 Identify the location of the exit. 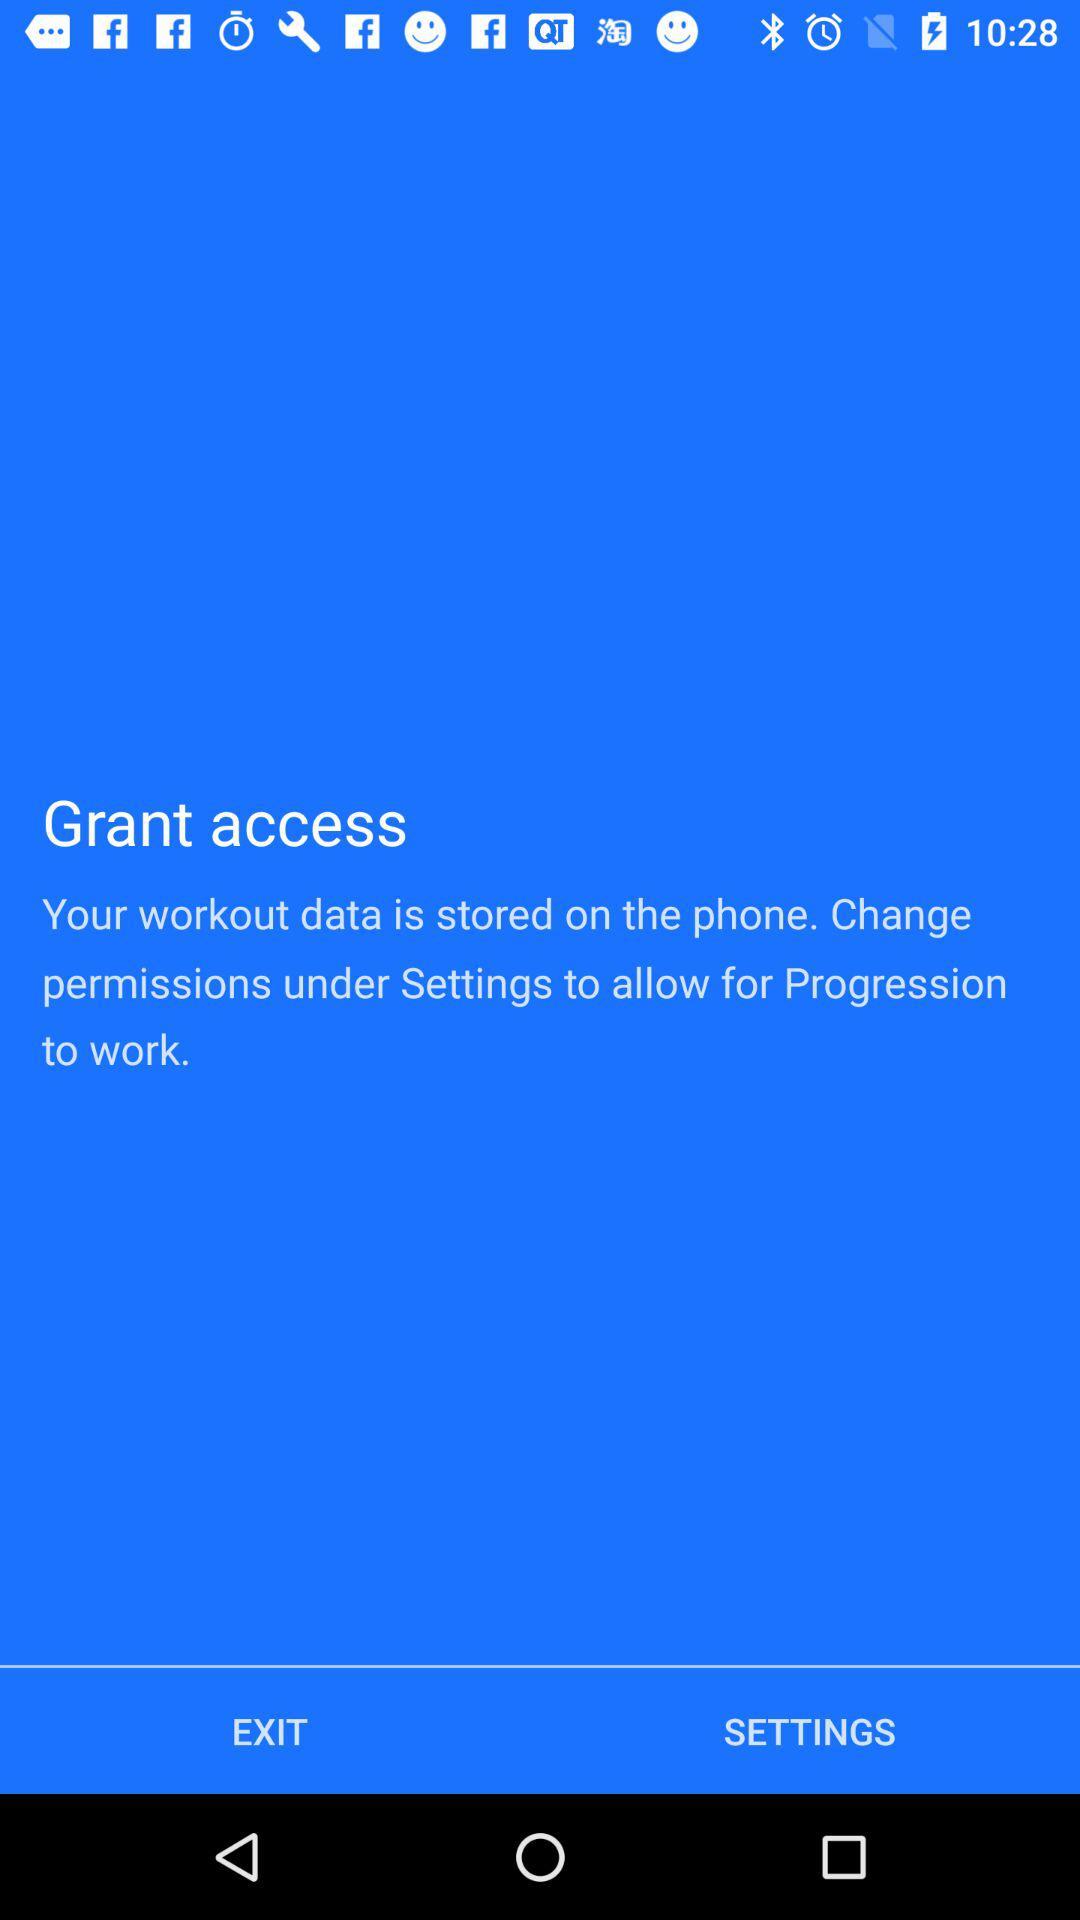
(270, 1730).